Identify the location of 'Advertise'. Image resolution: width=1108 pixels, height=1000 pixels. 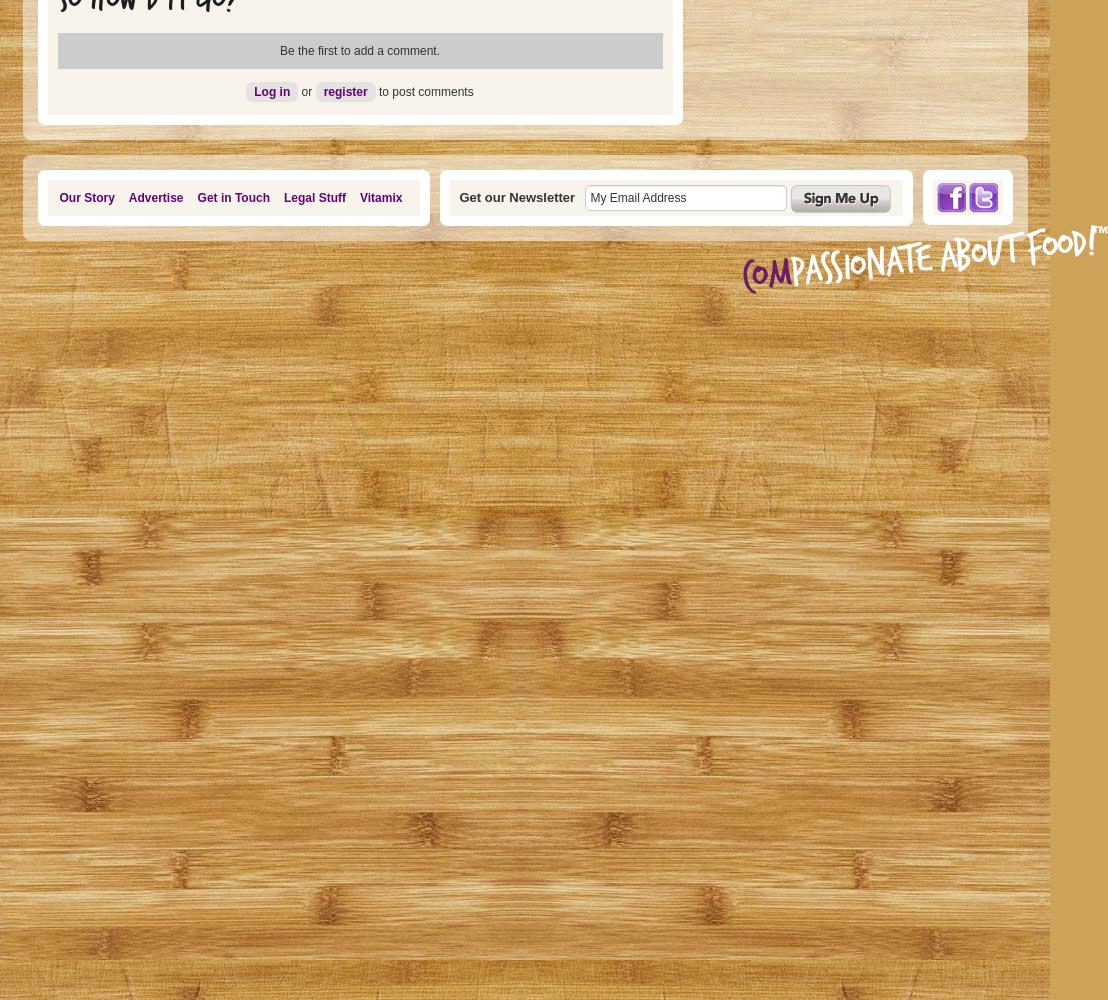
(127, 197).